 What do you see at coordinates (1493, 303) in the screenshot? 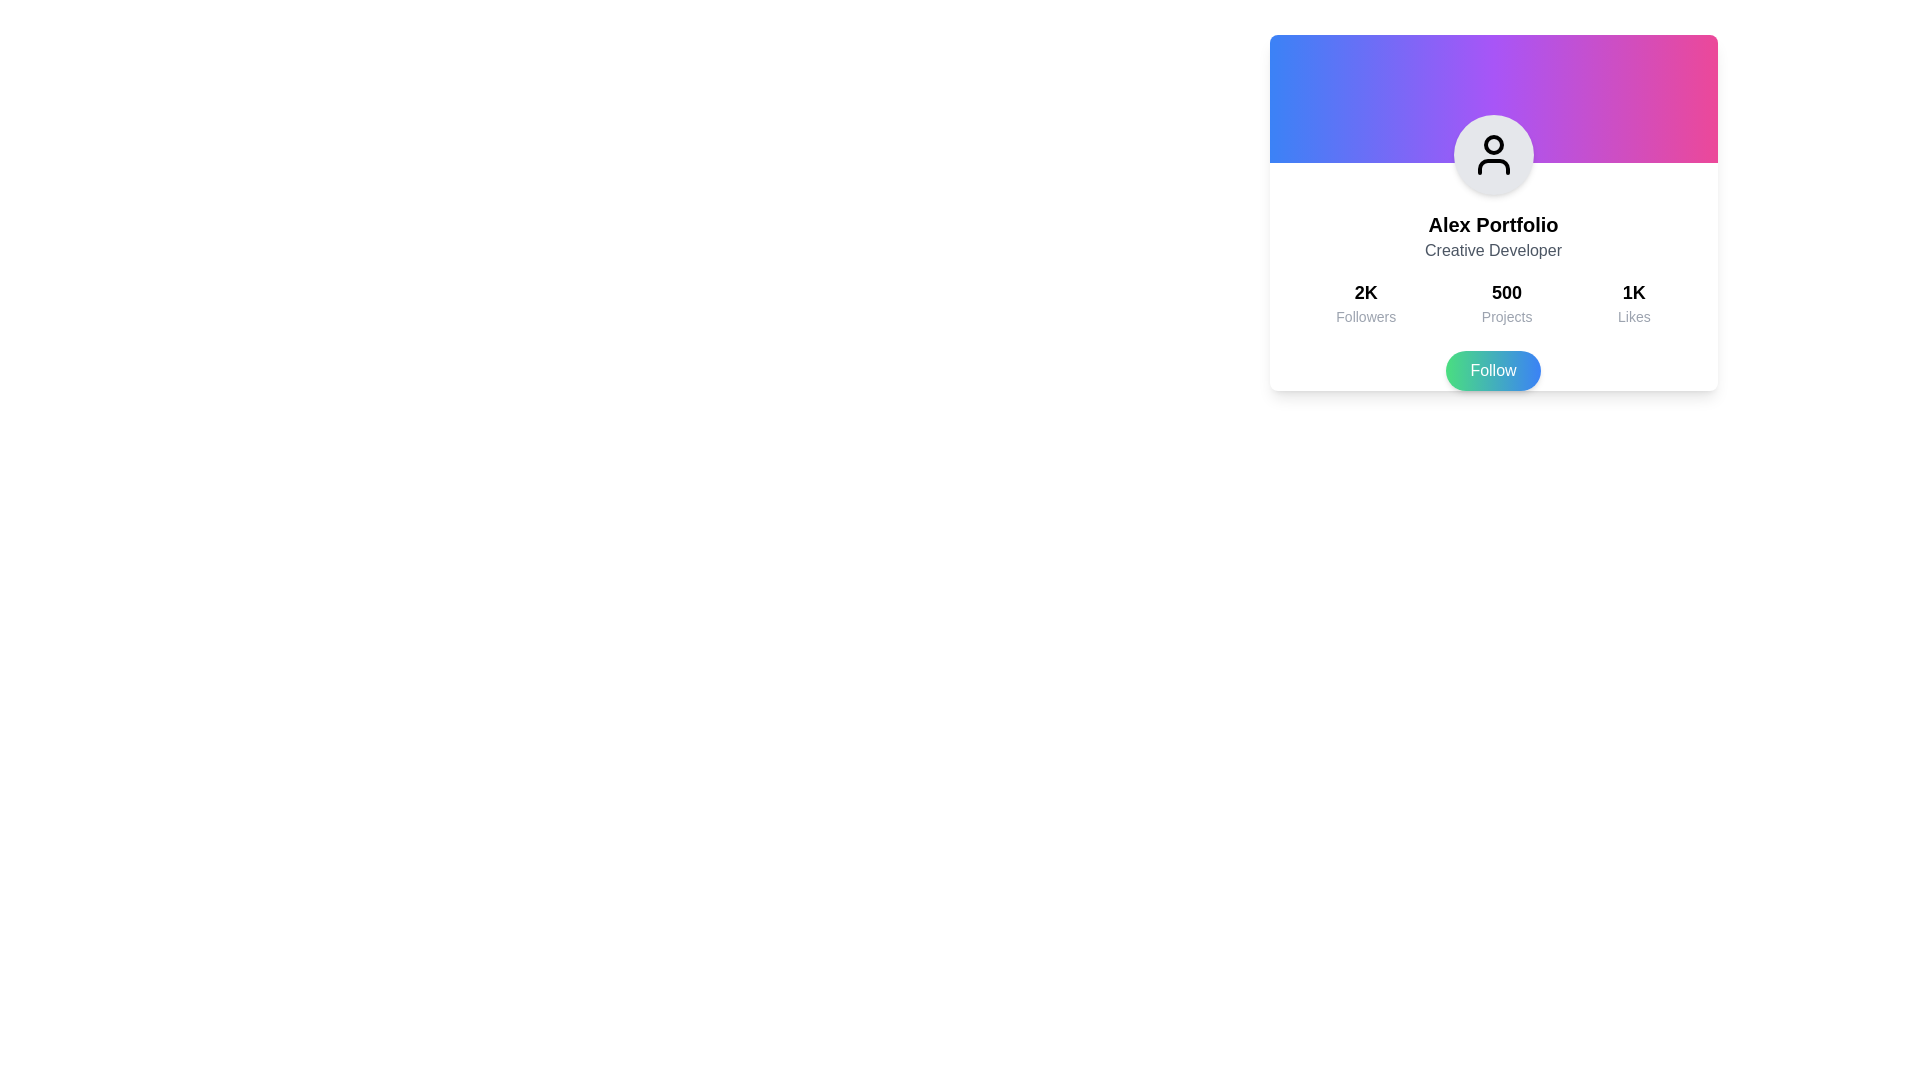
I see `displayed information from the middle informational block showing '500 Projects'` at bounding box center [1493, 303].